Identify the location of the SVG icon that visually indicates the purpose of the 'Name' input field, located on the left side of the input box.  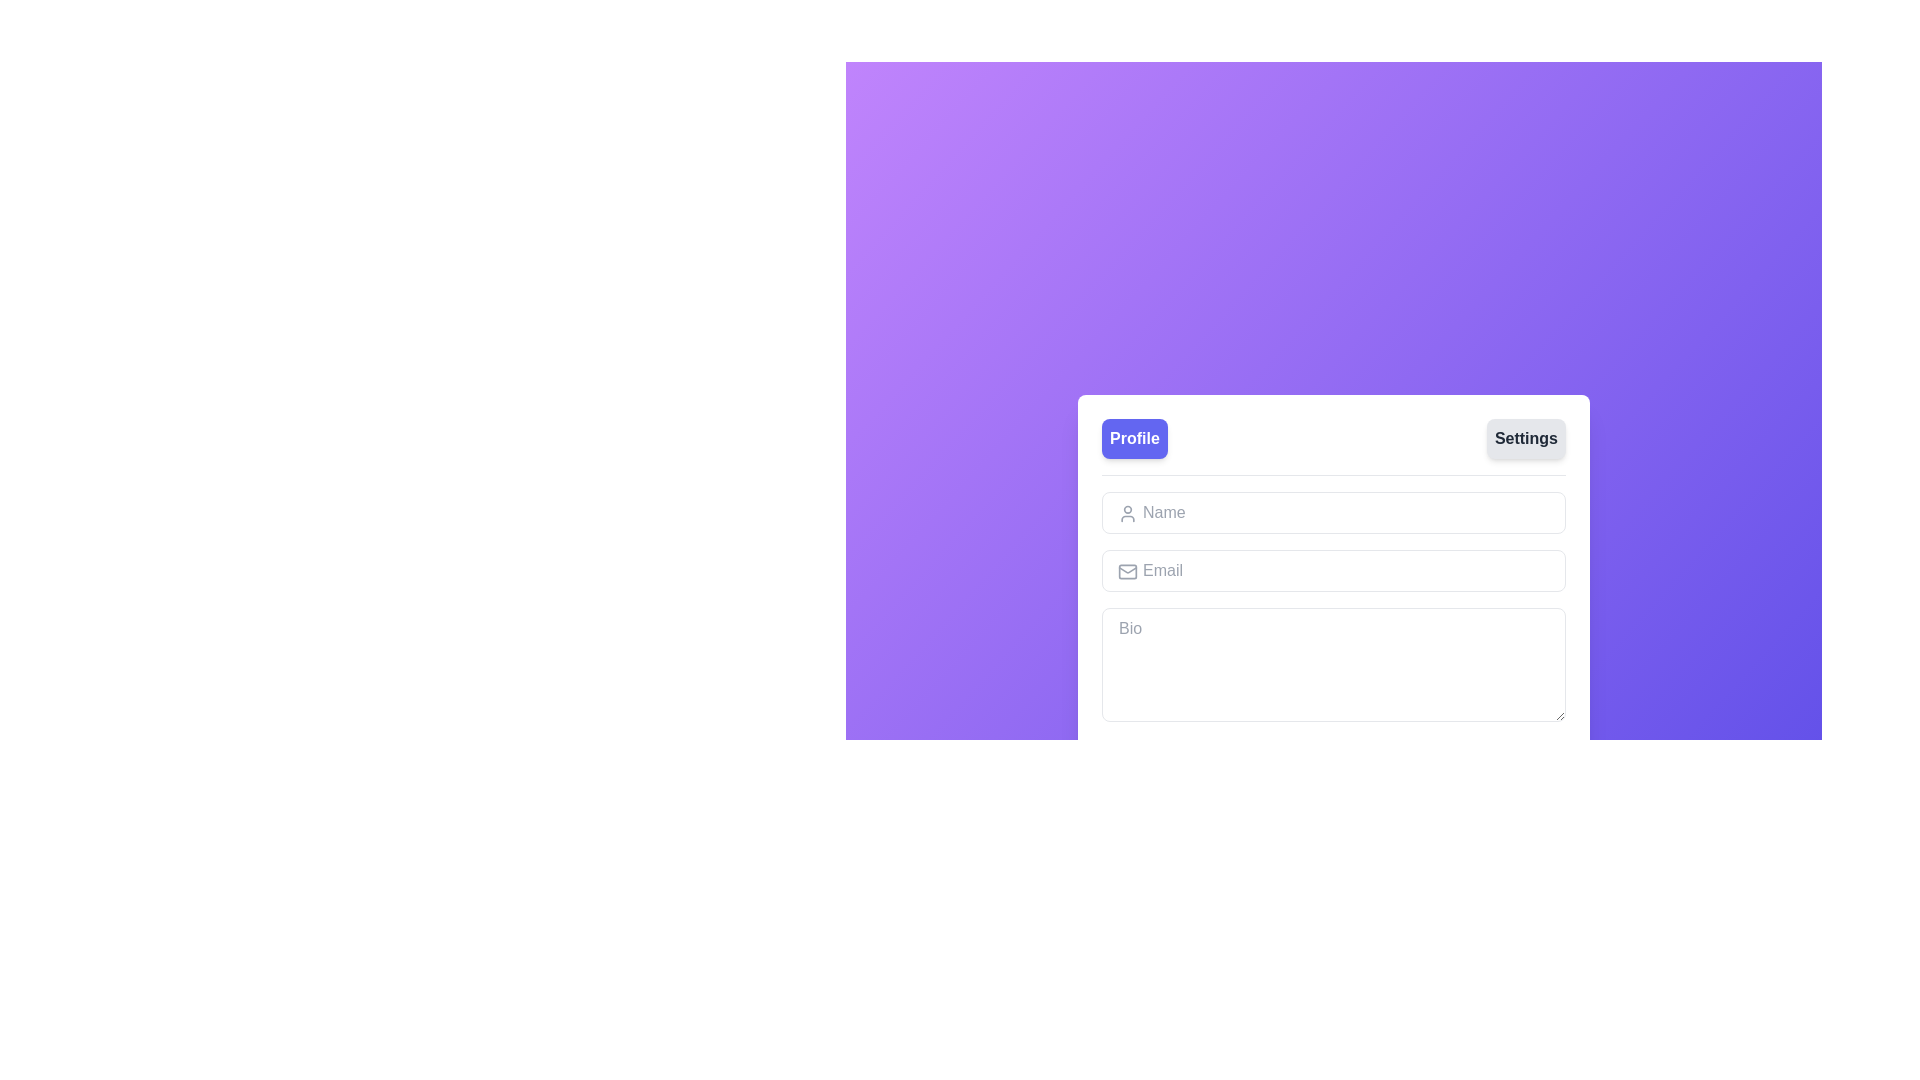
(1128, 512).